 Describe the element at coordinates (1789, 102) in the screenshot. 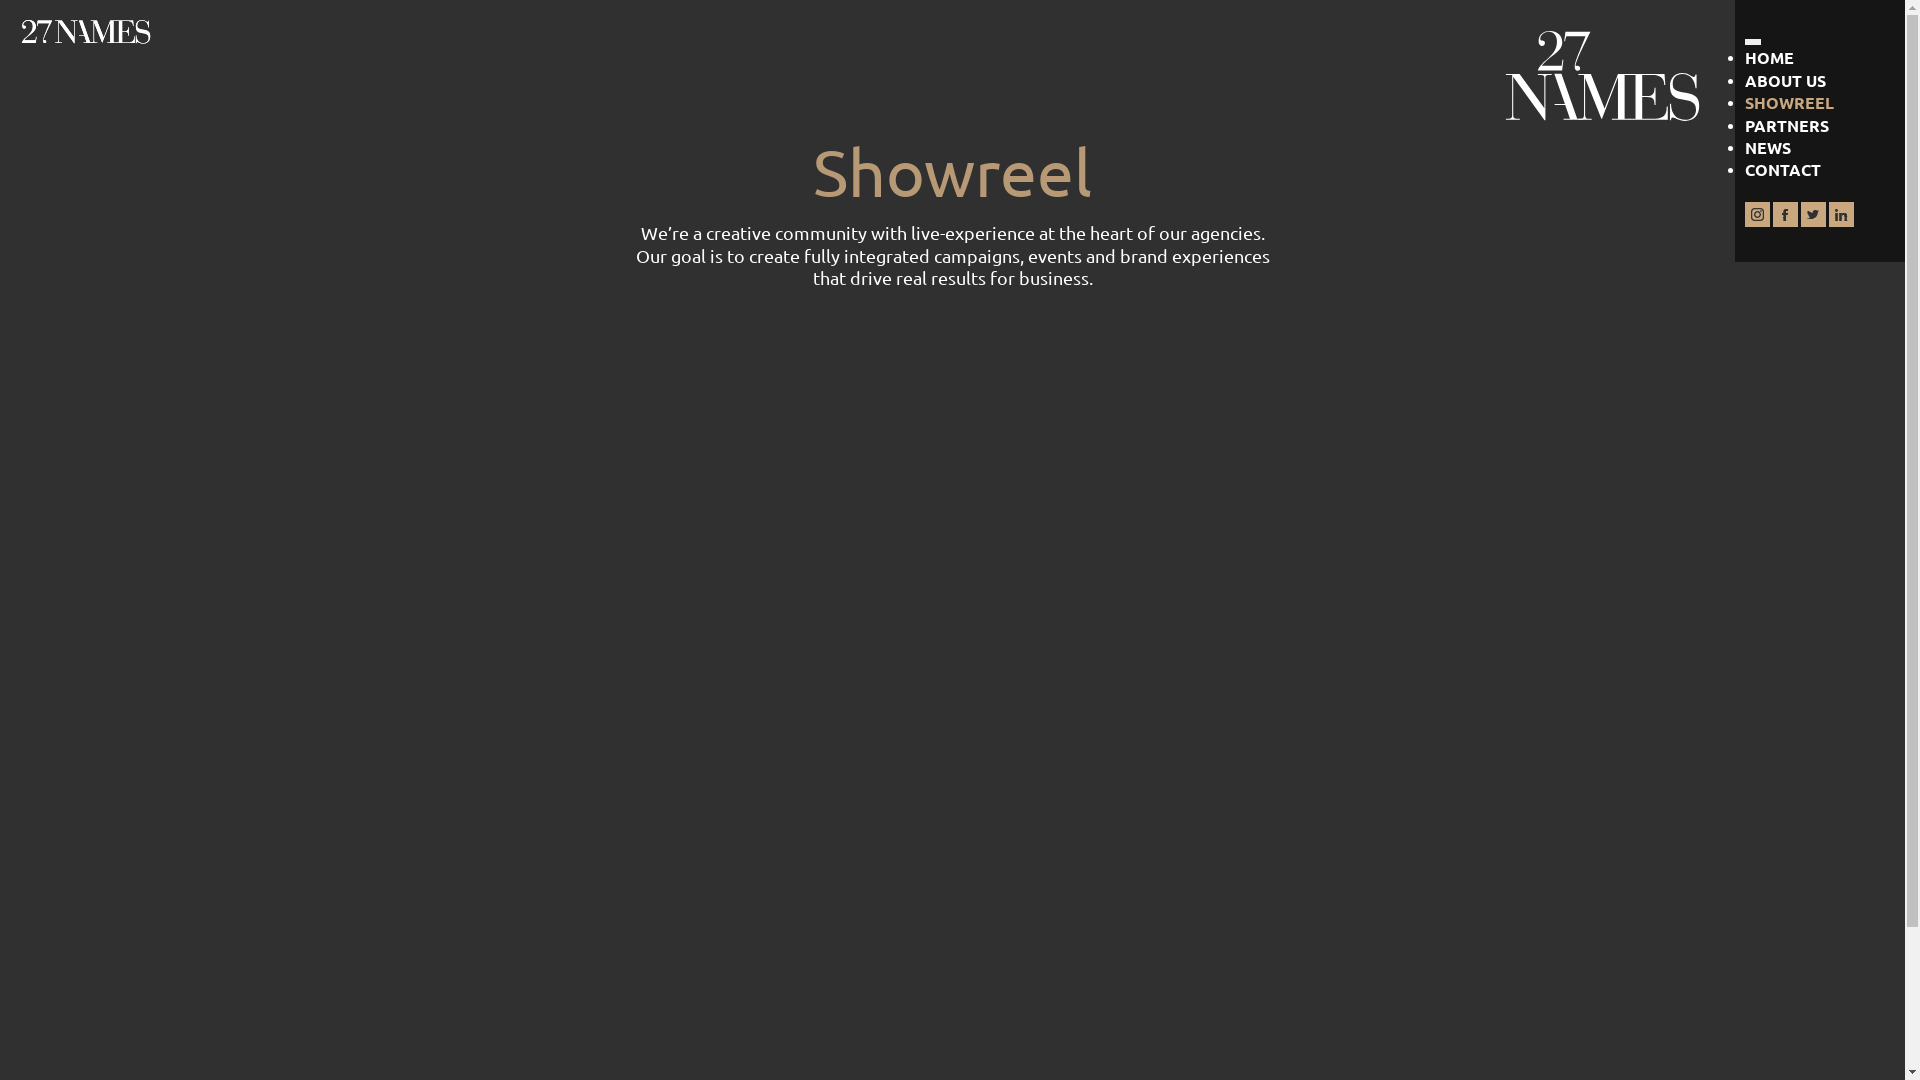

I see `'SHOWREEL'` at that location.